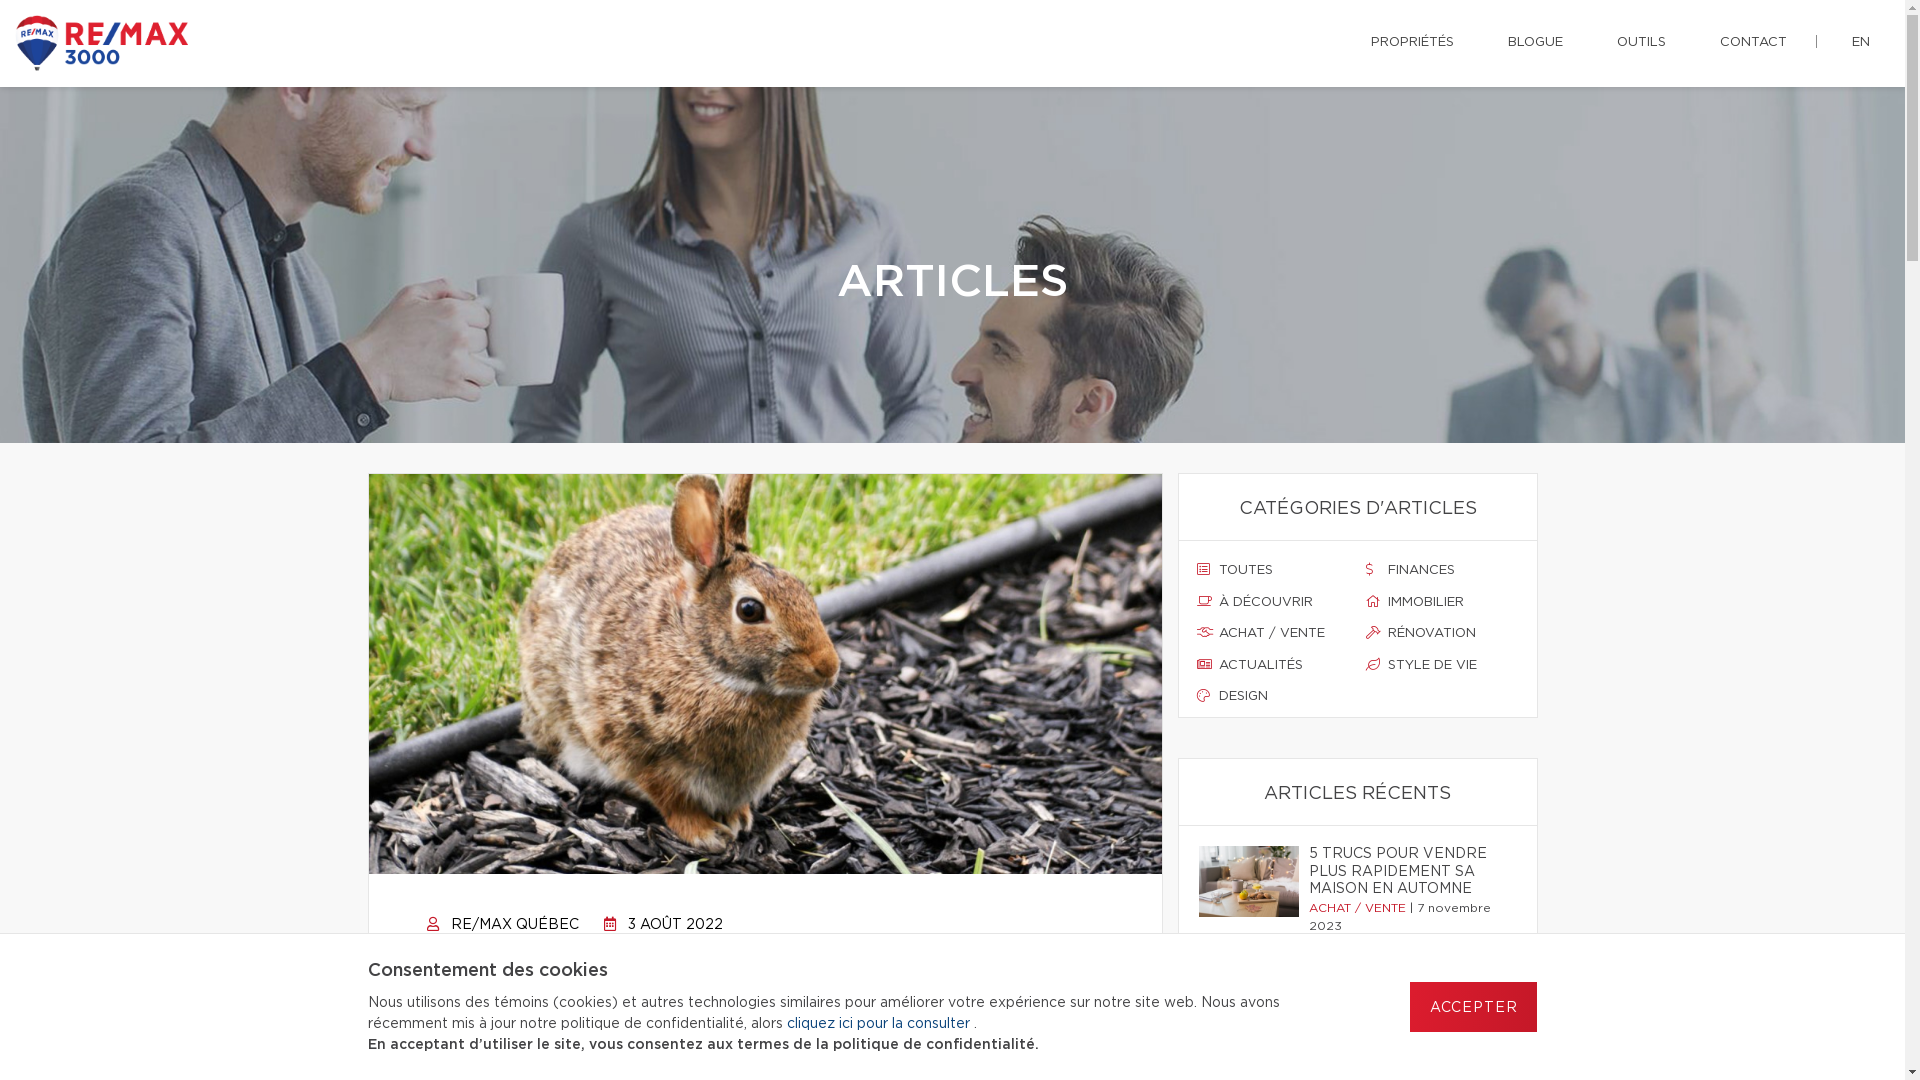 This screenshot has width=1920, height=1080. What do you see at coordinates (1409, 1006) in the screenshot?
I see `'ACCEPTER'` at bounding box center [1409, 1006].